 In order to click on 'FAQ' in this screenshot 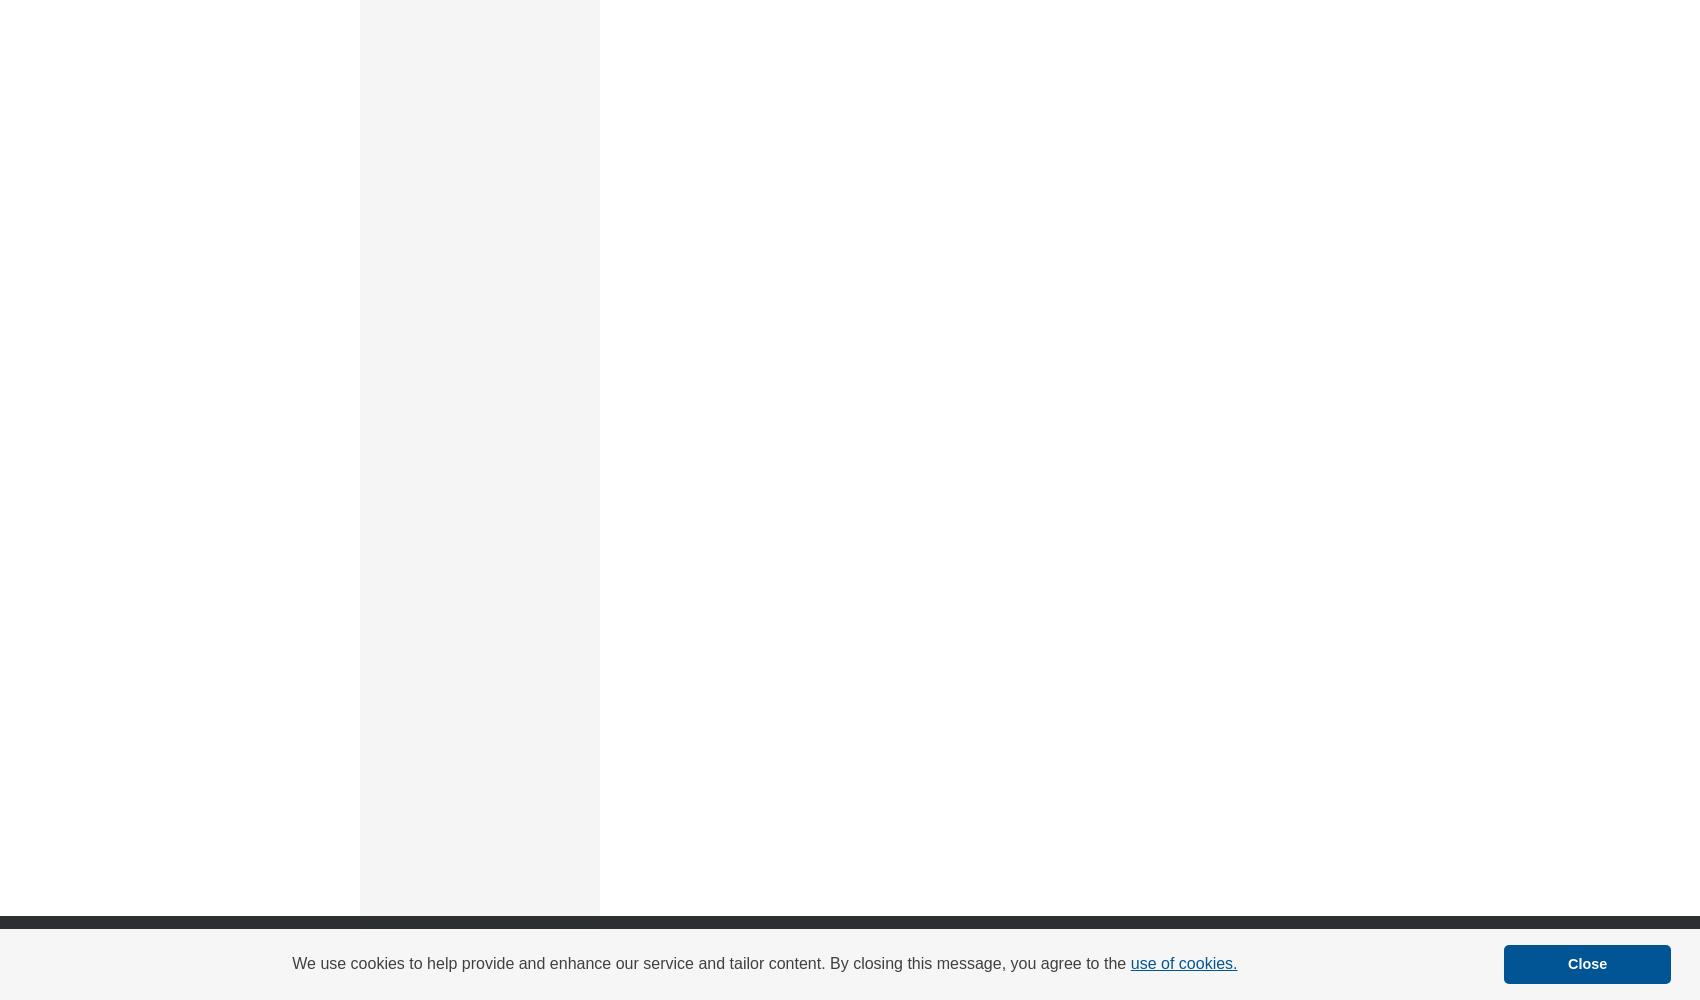, I will do `click(758, 945)`.